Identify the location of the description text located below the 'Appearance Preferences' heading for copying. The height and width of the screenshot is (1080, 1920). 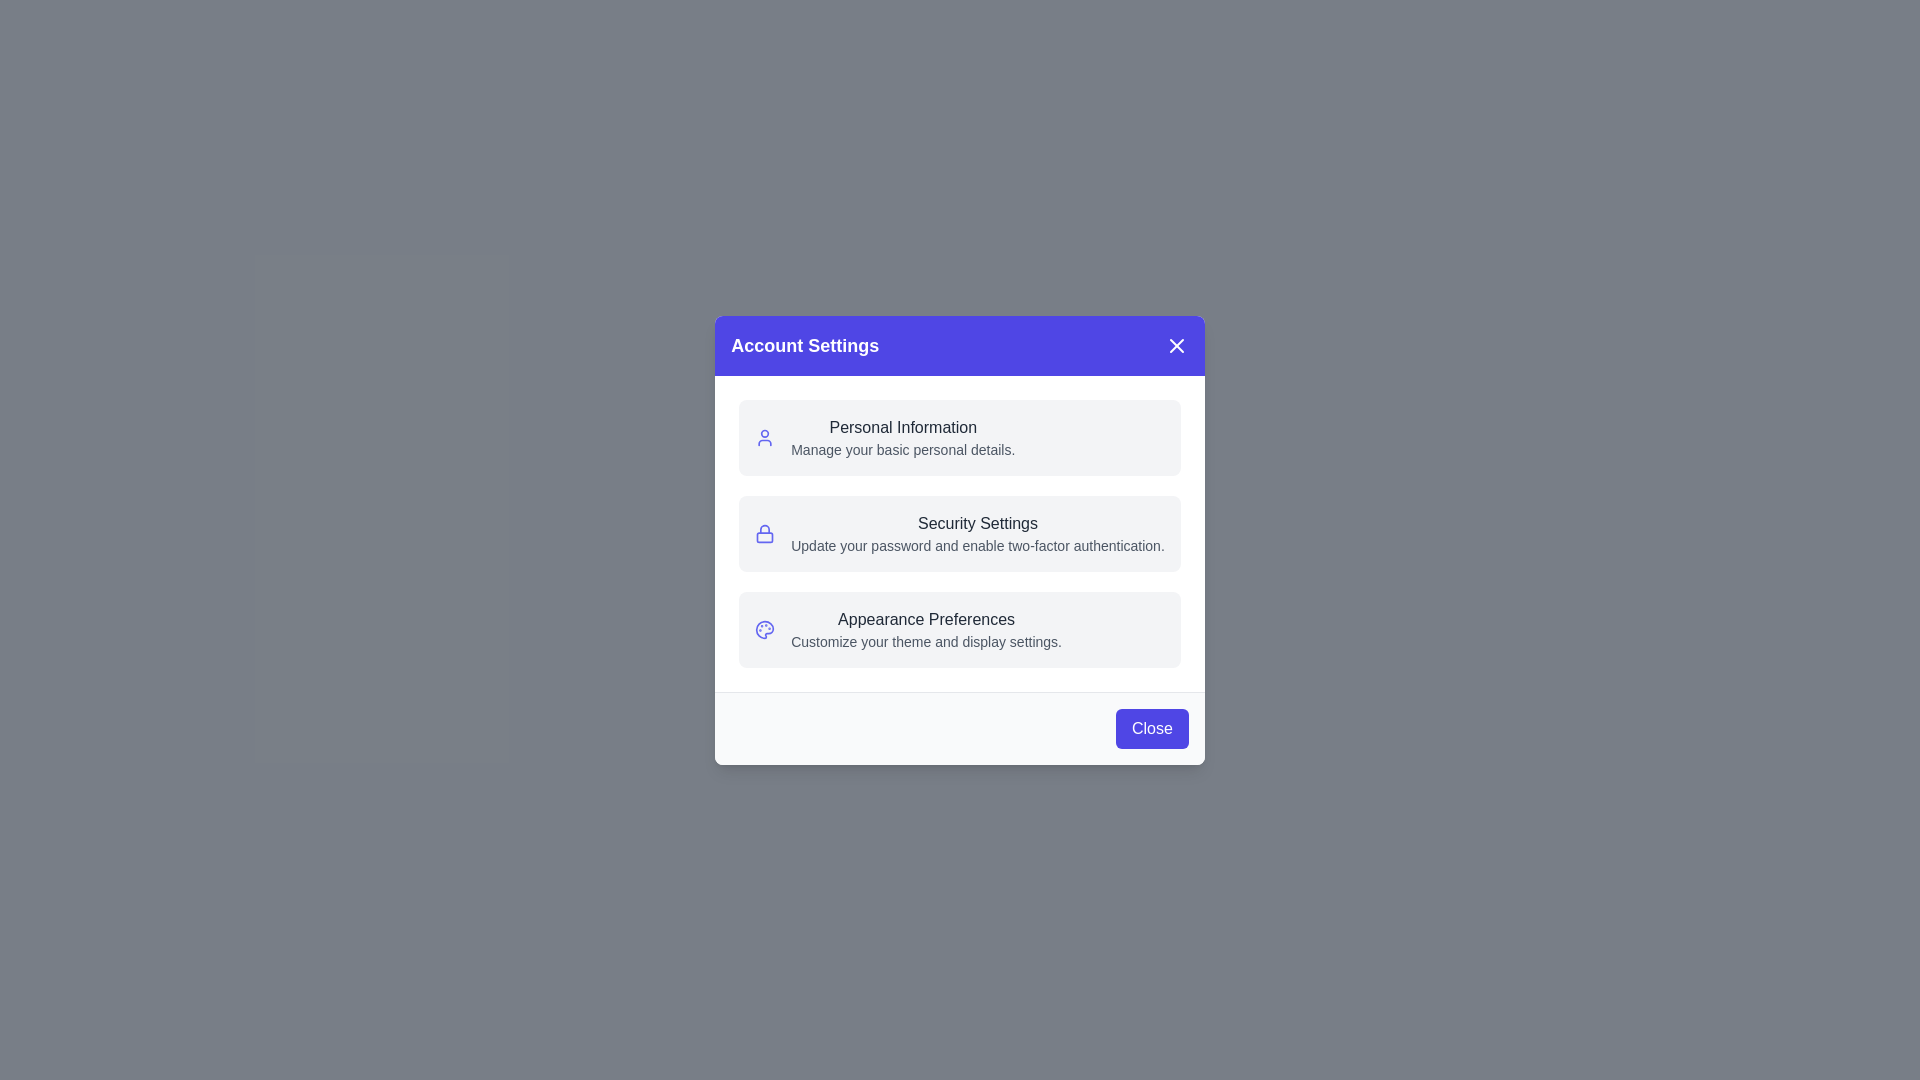
(925, 641).